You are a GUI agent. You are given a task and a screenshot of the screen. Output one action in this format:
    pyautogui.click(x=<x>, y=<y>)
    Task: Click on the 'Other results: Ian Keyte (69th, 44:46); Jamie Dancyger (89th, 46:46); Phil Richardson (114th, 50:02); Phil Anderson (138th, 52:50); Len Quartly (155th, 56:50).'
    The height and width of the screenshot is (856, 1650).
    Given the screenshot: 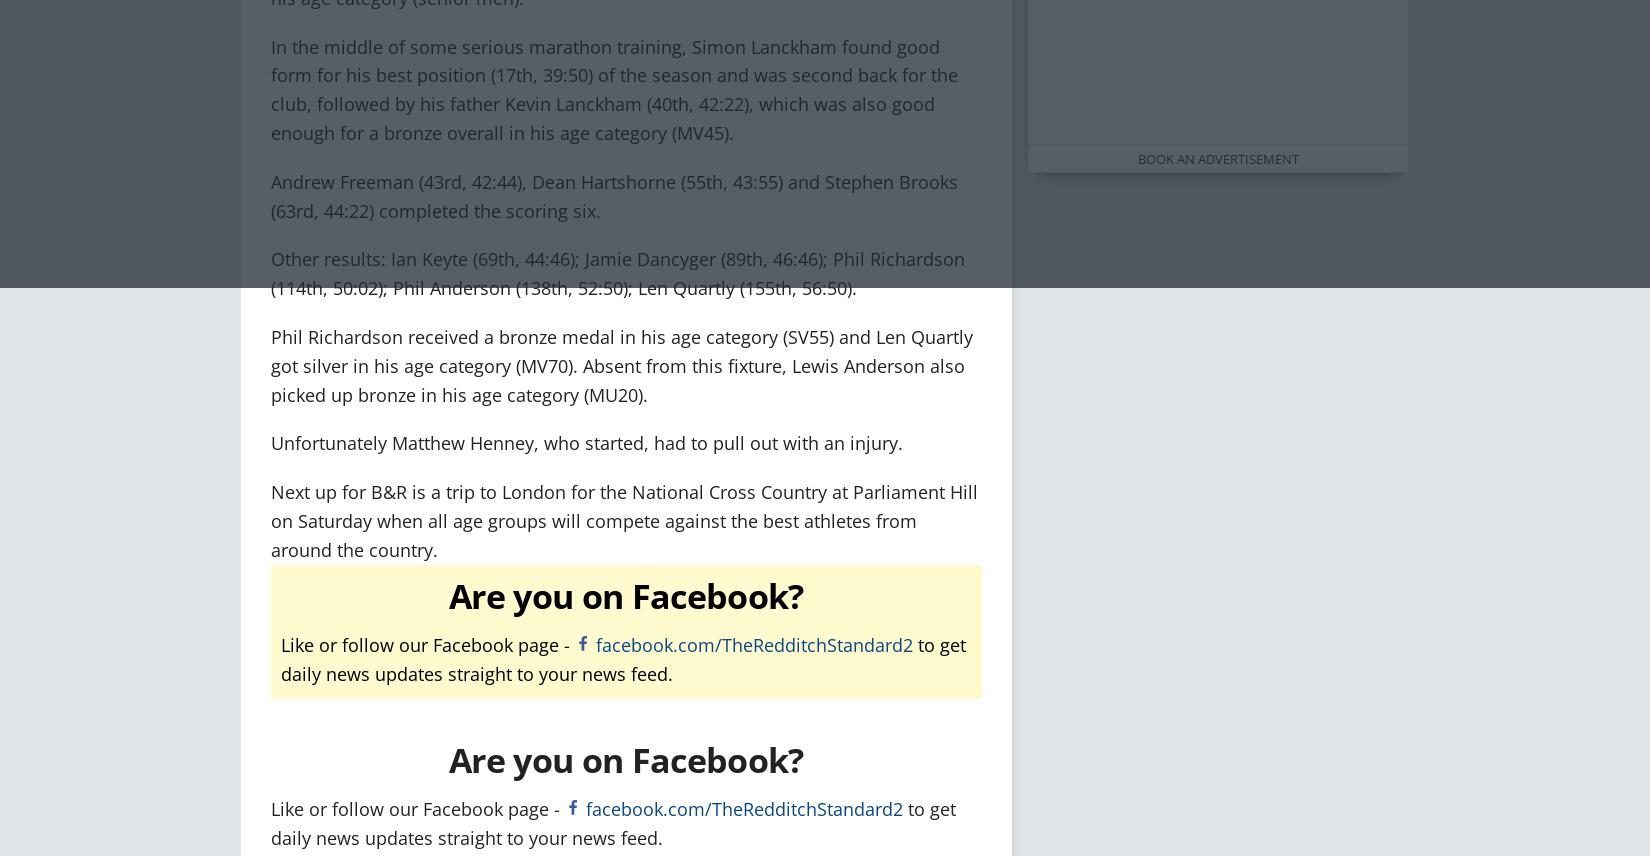 What is the action you would take?
    pyautogui.click(x=270, y=272)
    